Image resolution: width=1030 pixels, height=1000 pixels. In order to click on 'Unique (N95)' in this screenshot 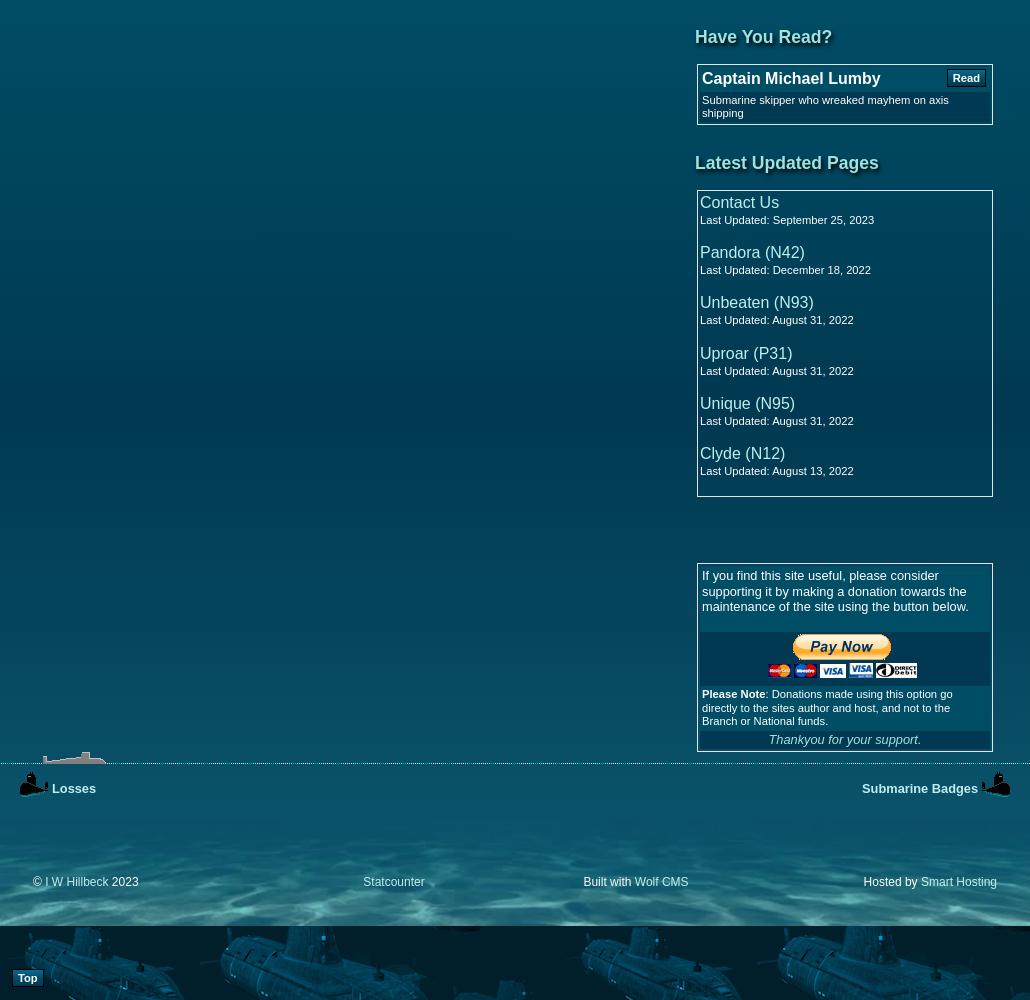, I will do `click(747, 402)`.